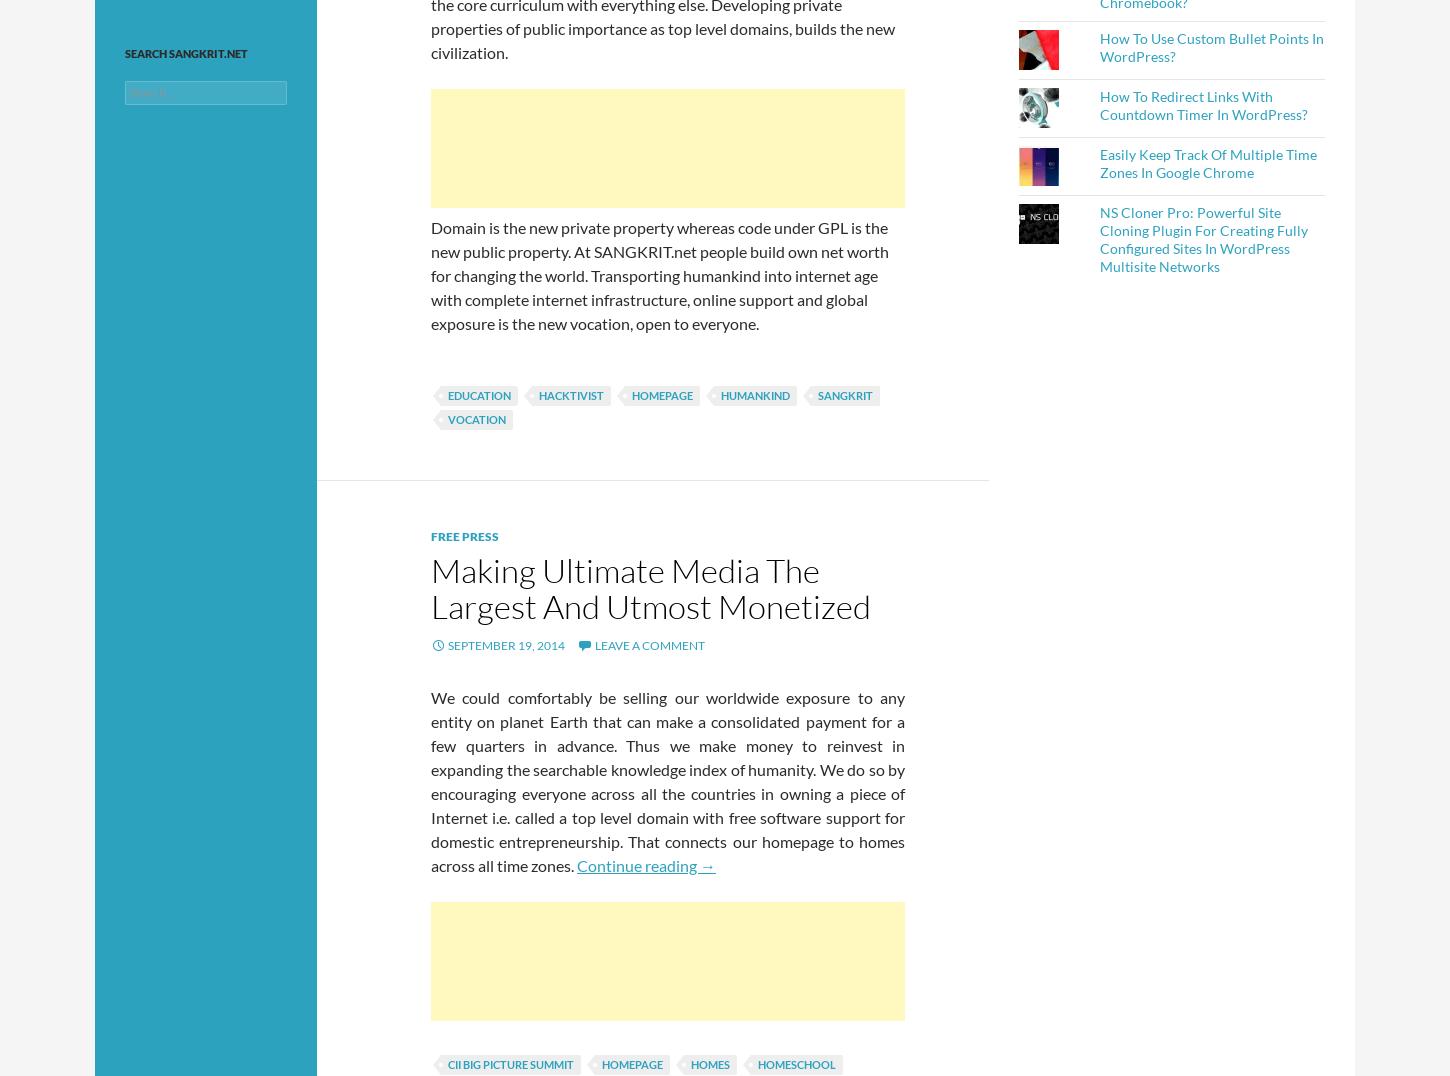 Image resolution: width=1450 pixels, height=1076 pixels. I want to click on 'cii big picture summit', so click(510, 1064).